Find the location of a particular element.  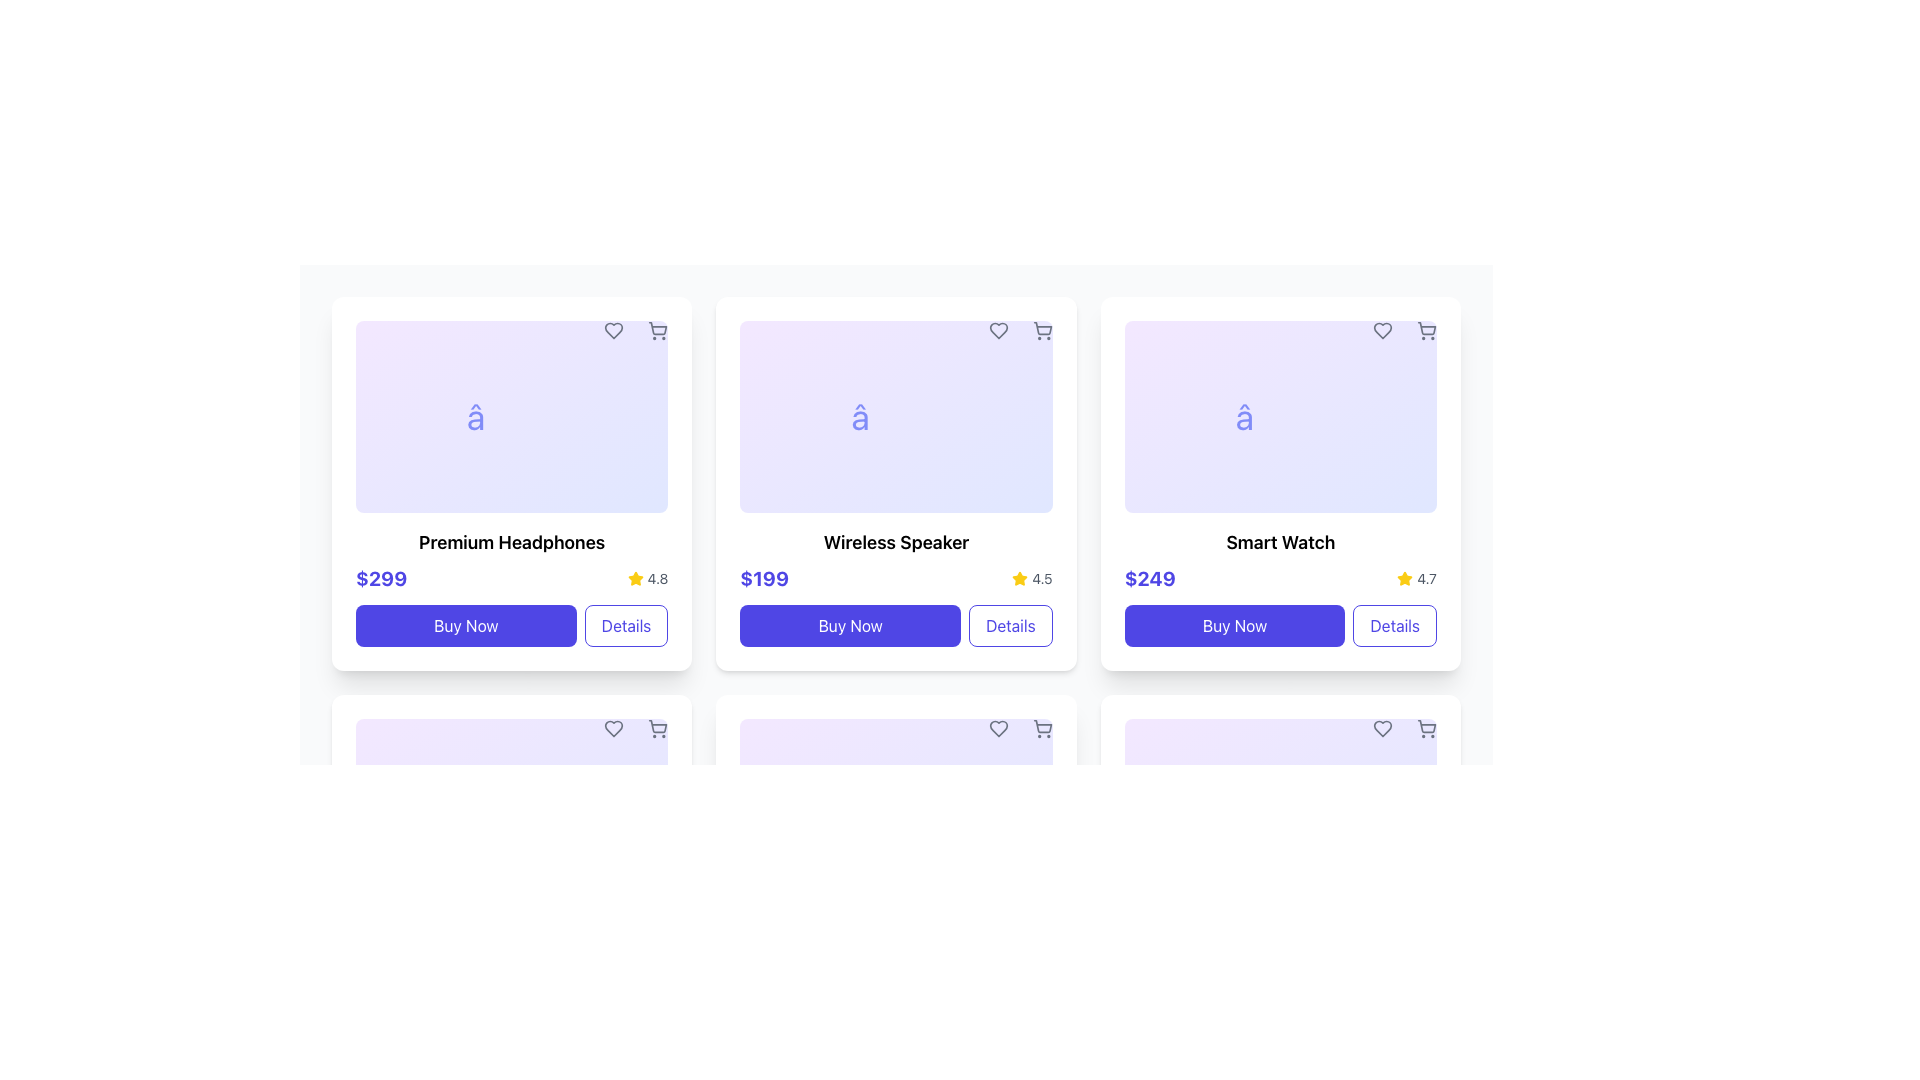

the heart icon in the top-right corner of the 'Smart Watch' card to favorite the associated item is located at coordinates (1381, 330).